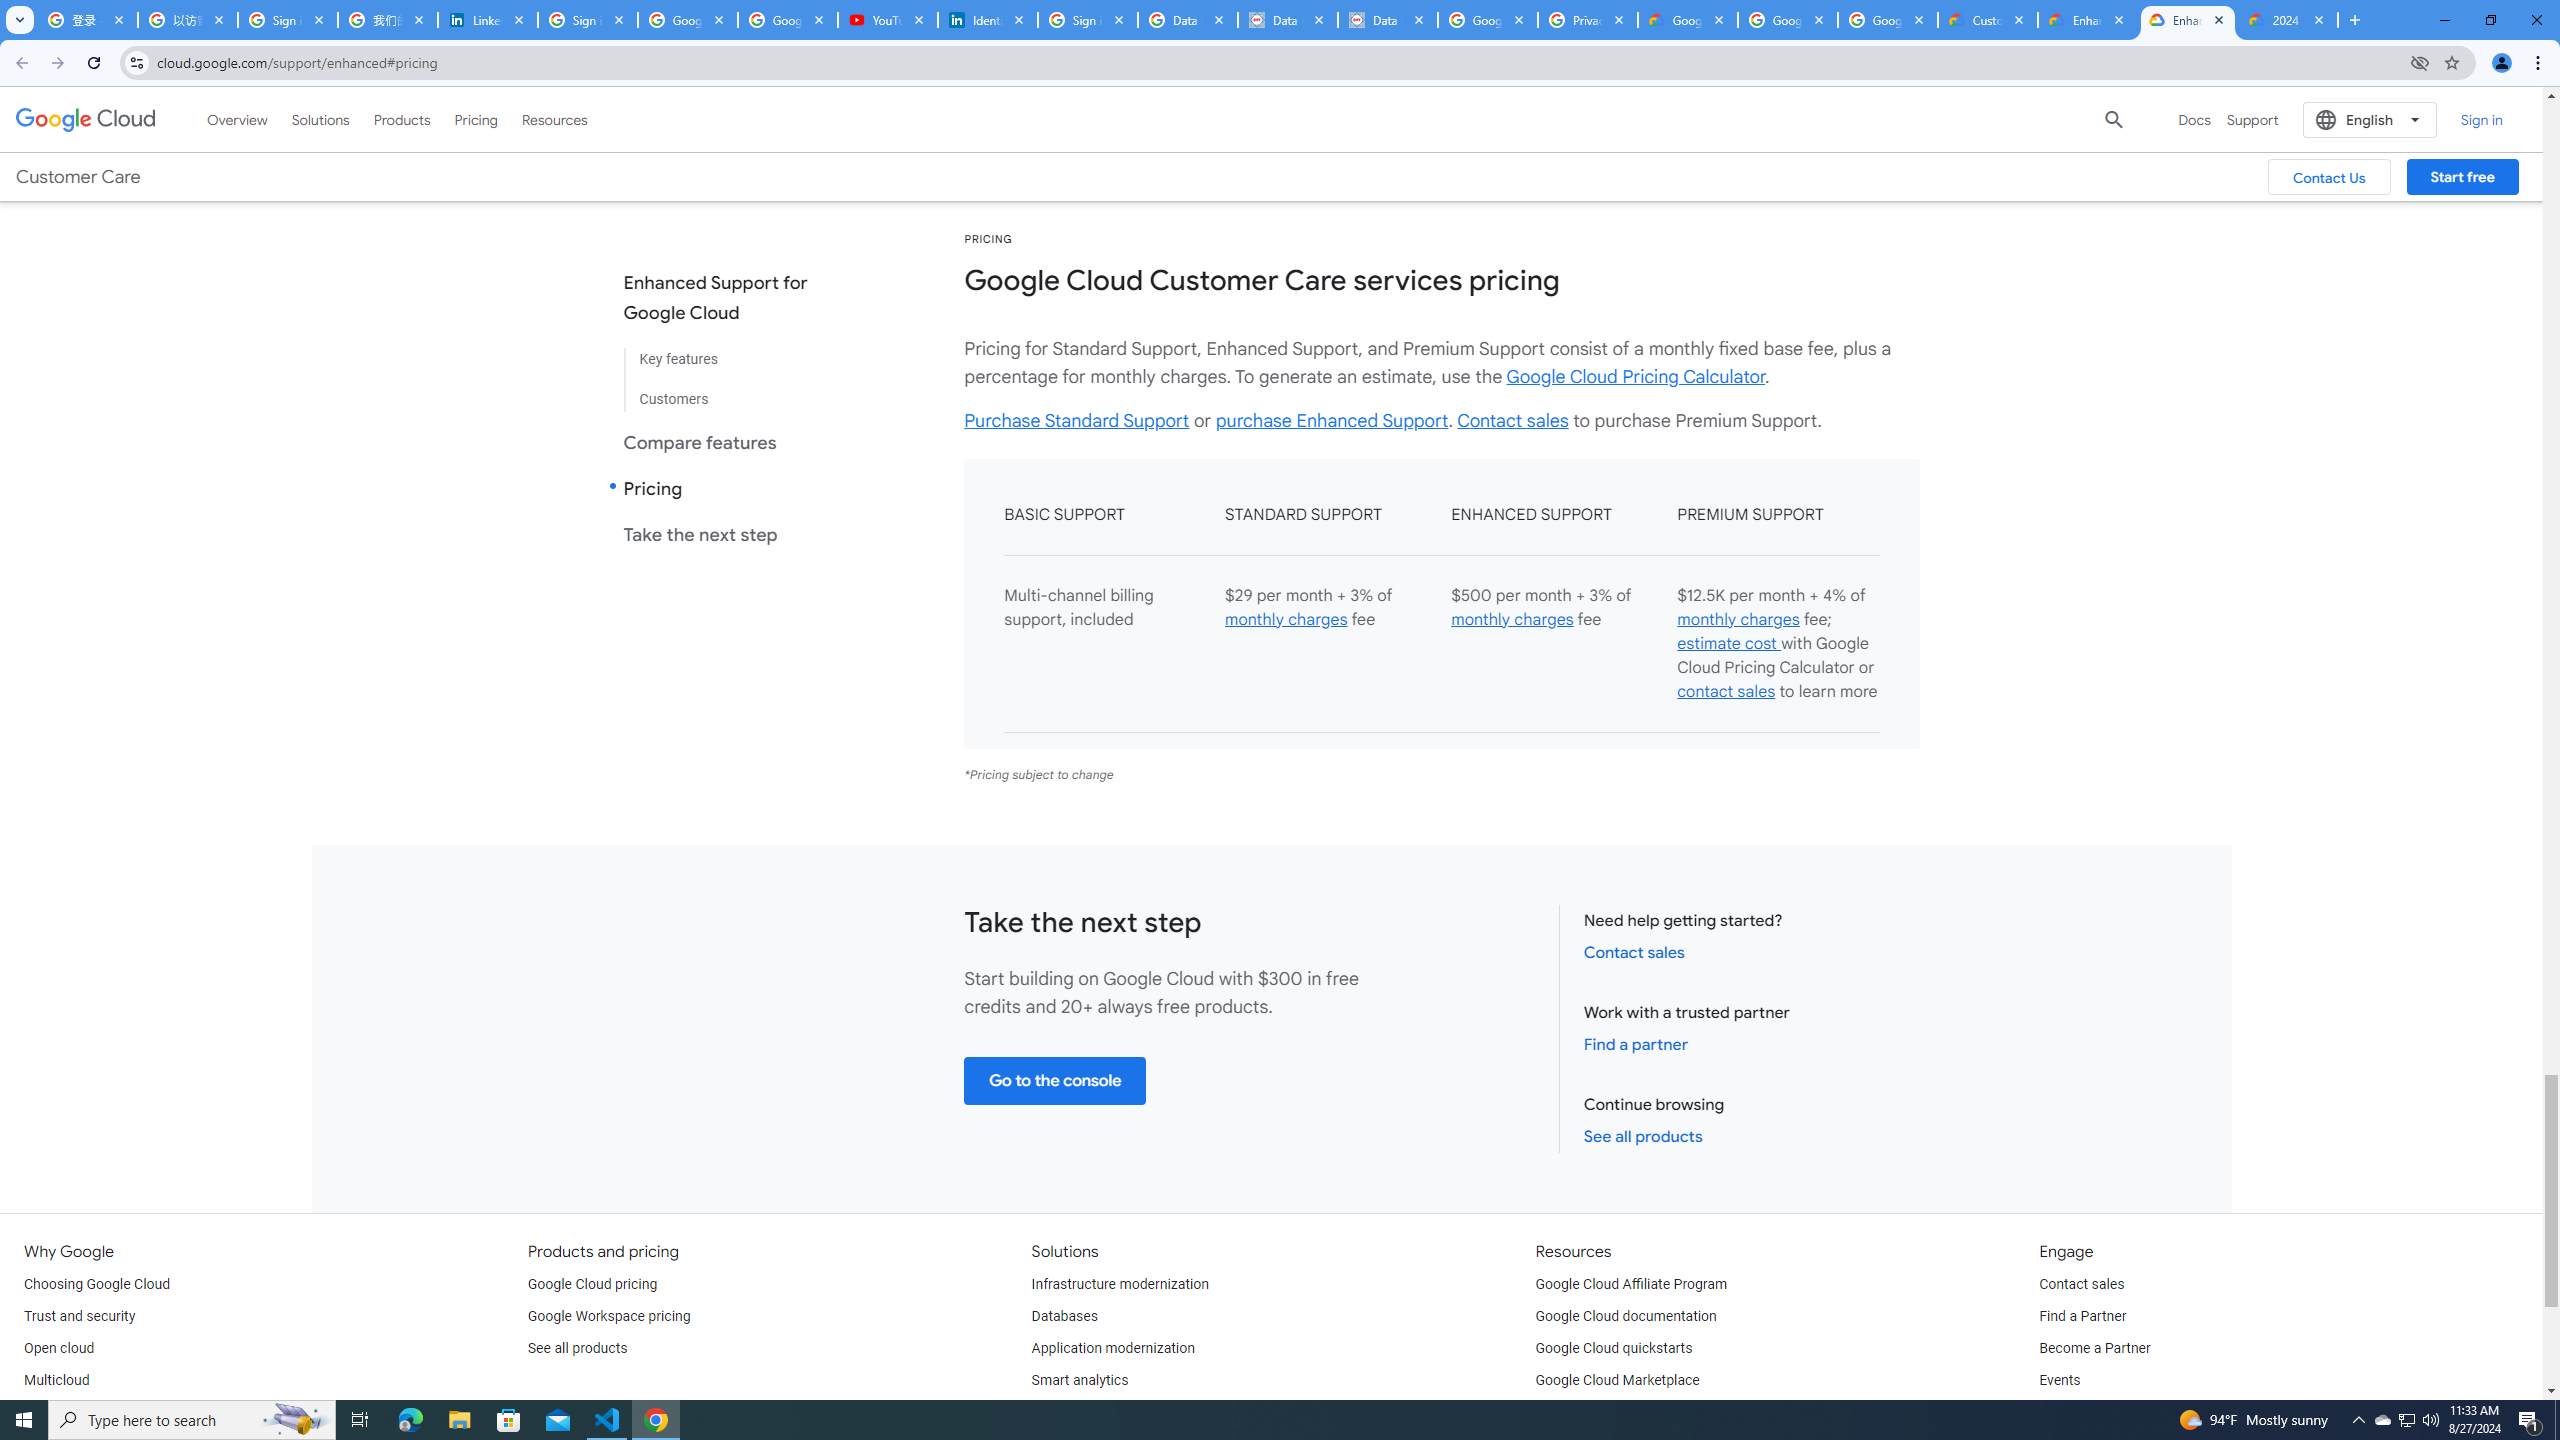  What do you see at coordinates (56, 1379) in the screenshot?
I see `'Multicloud'` at bounding box center [56, 1379].